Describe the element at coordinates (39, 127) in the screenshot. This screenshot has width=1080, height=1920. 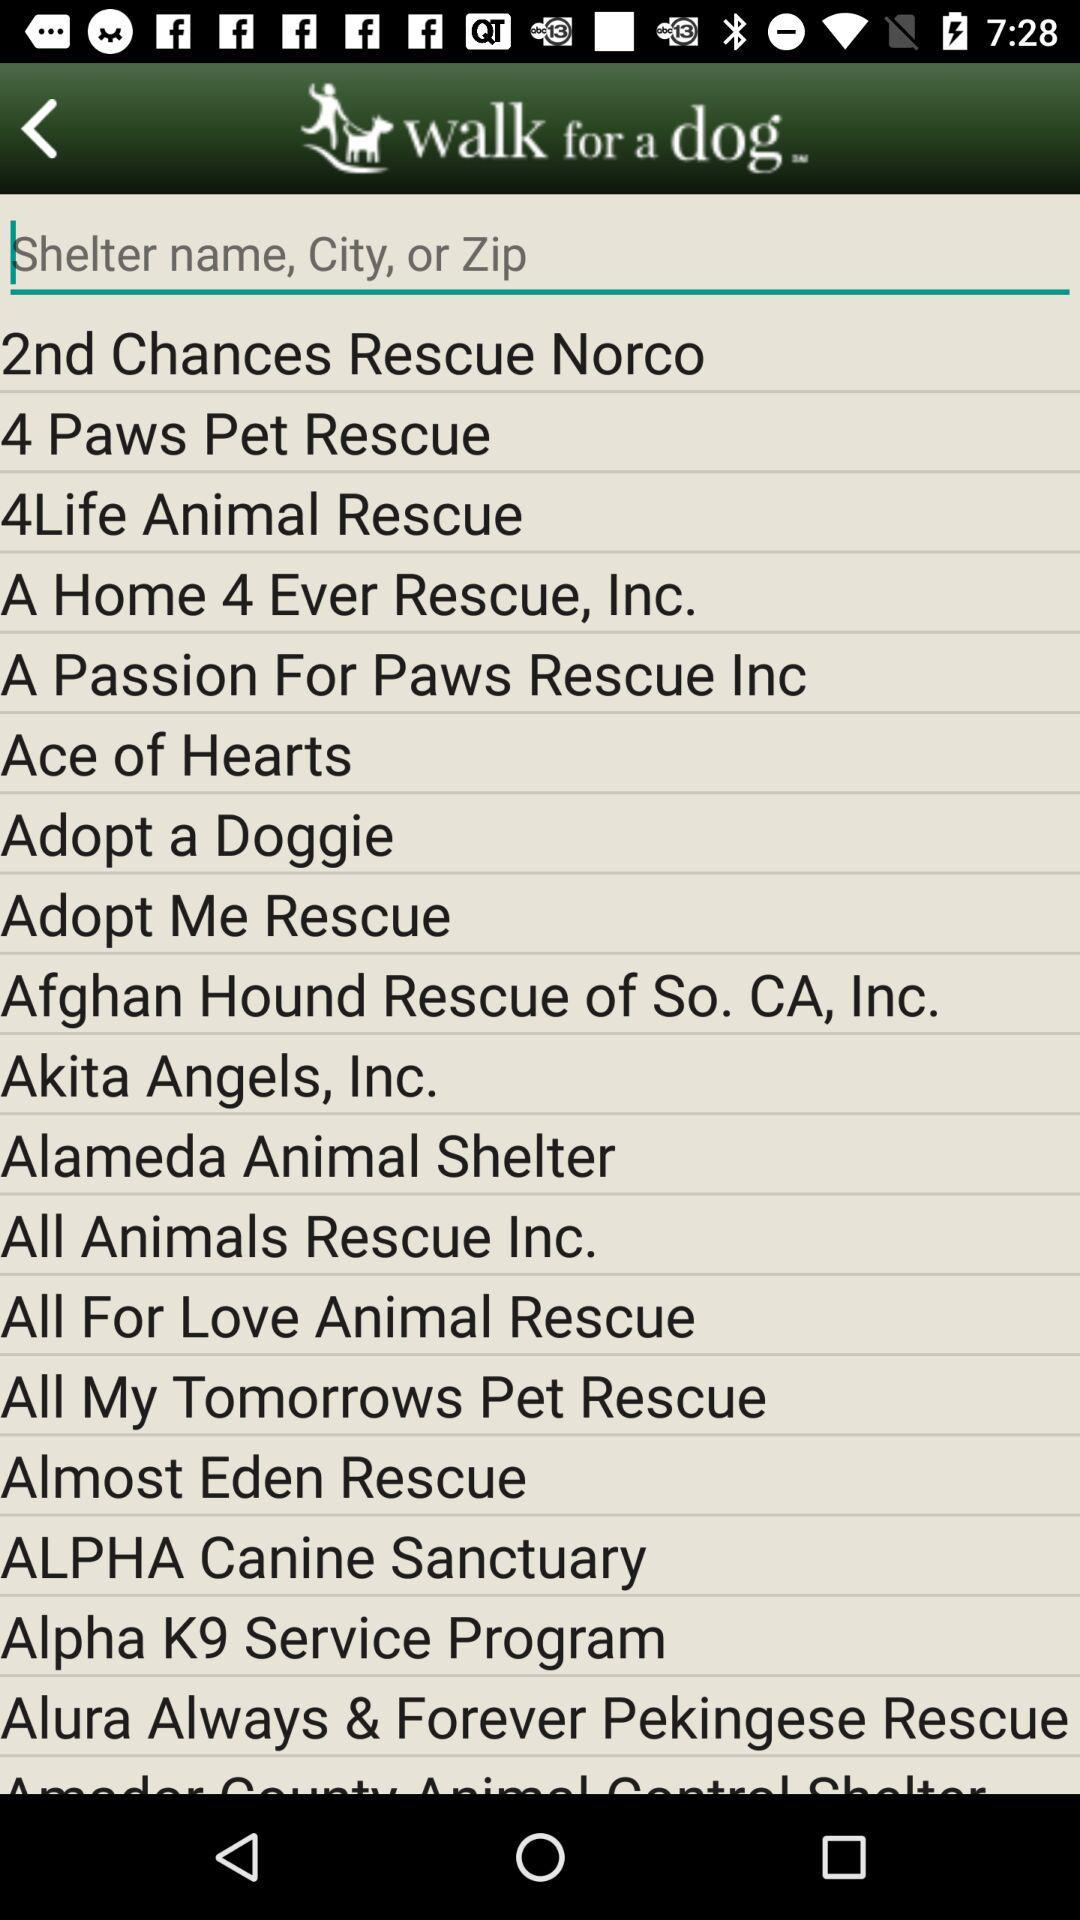
I see `go back` at that location.